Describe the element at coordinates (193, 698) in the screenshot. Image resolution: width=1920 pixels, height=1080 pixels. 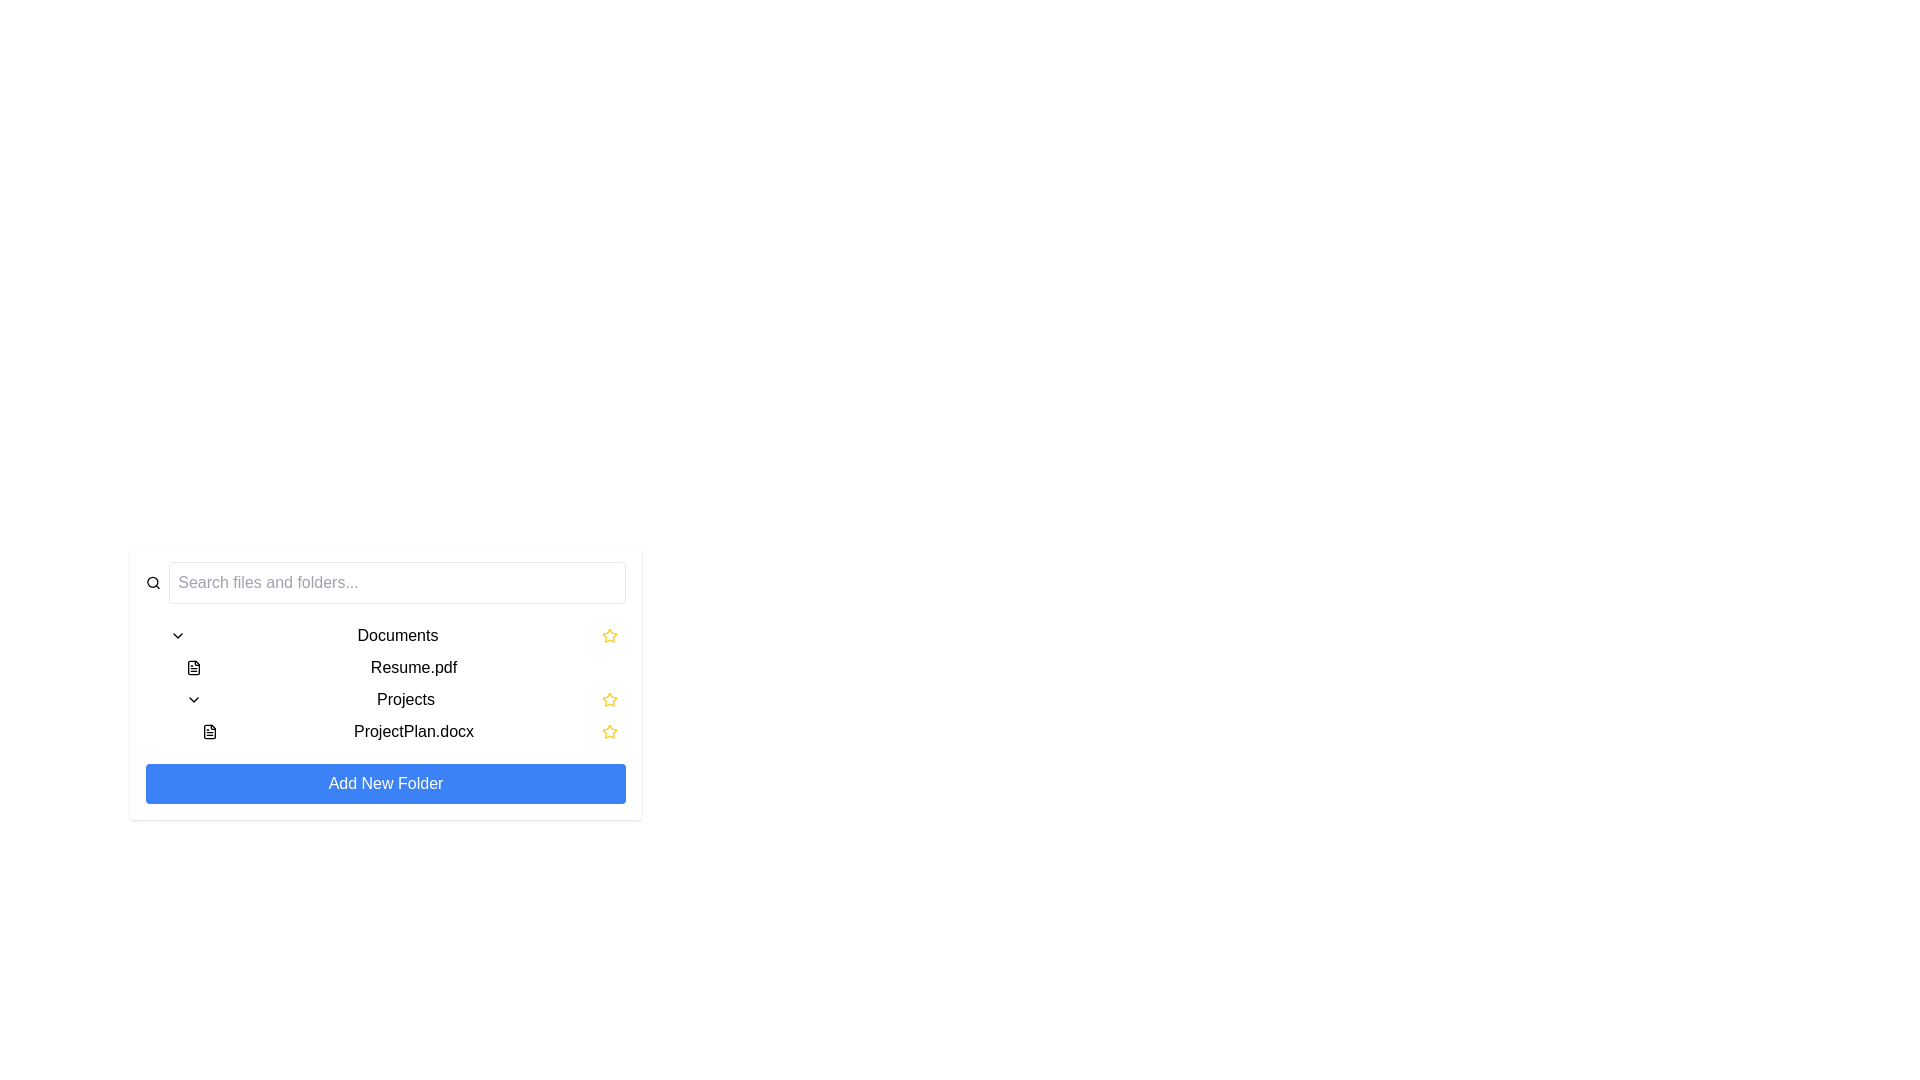
I see `the chevron icon to the left of the 'Projects' text` at that location.